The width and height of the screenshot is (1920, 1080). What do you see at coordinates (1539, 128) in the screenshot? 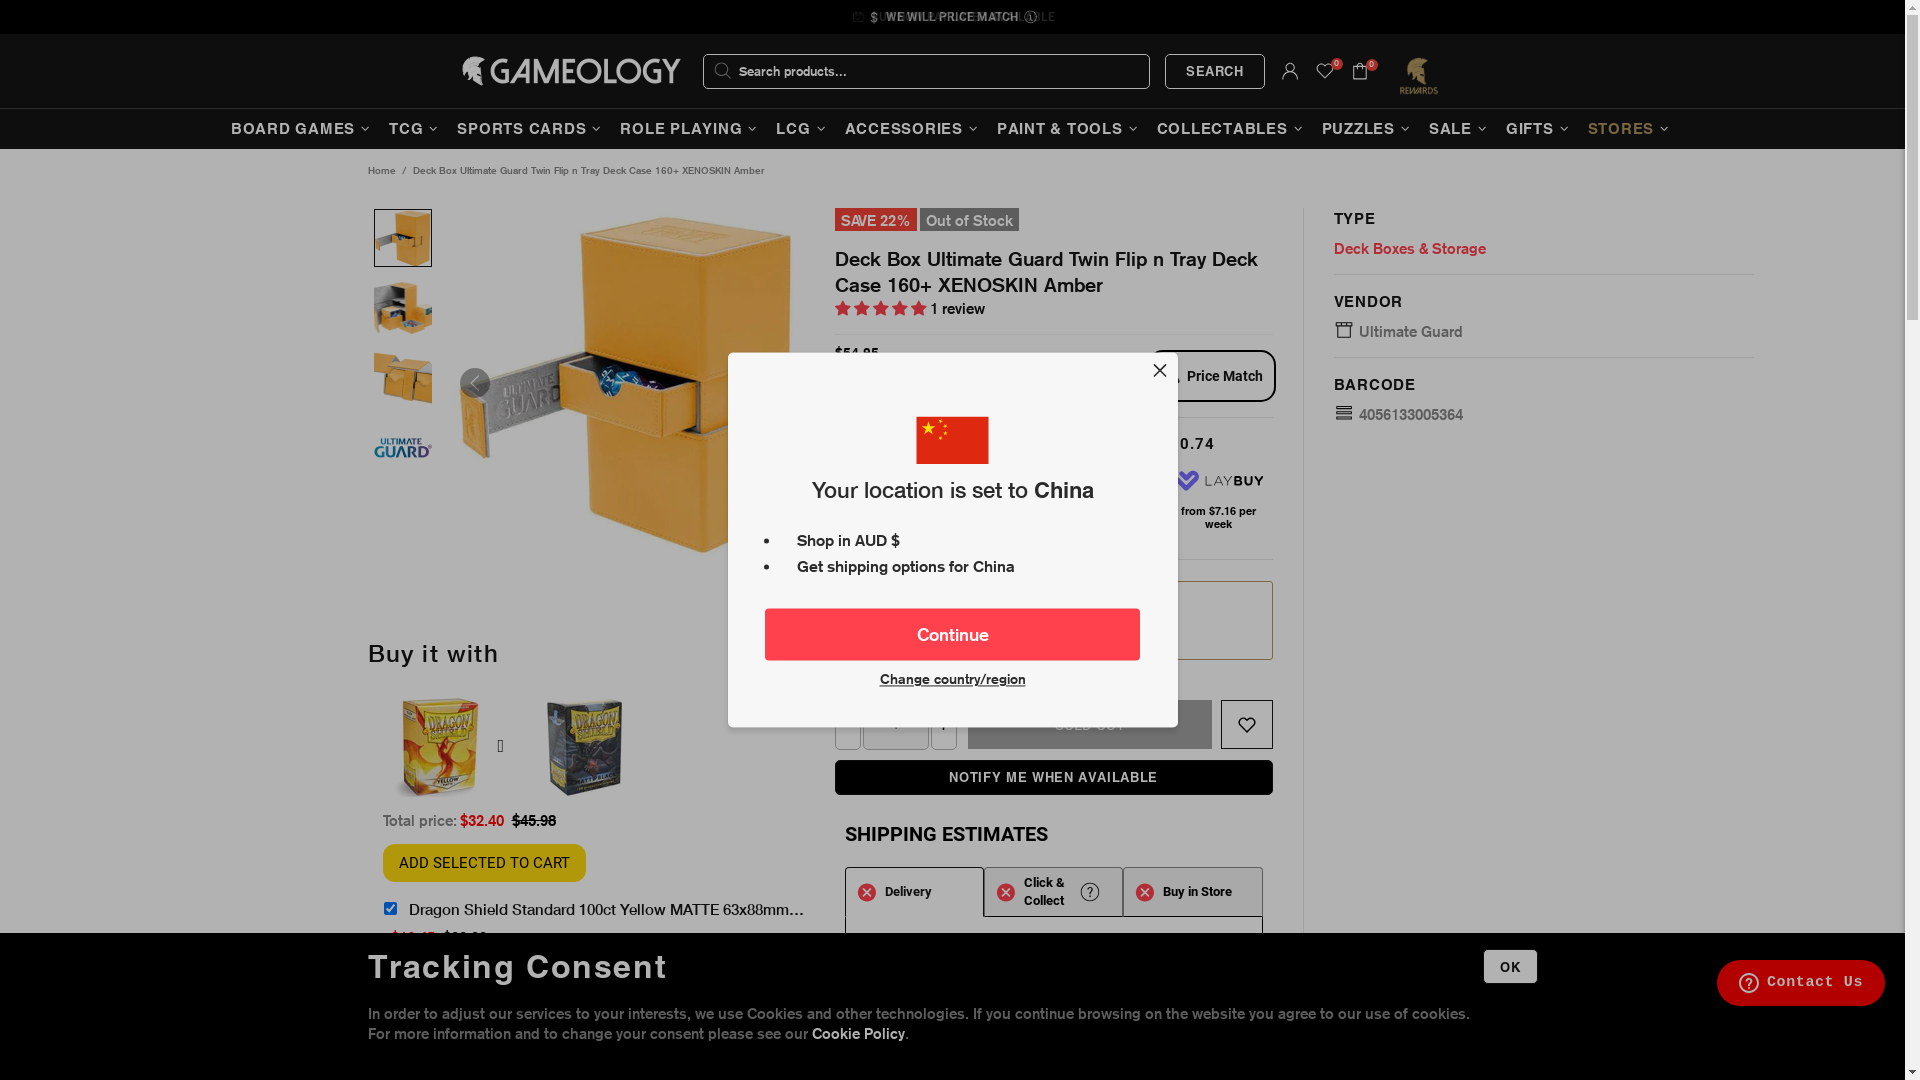
I see `'GIFTS'` at bounding box center [1539, 128].